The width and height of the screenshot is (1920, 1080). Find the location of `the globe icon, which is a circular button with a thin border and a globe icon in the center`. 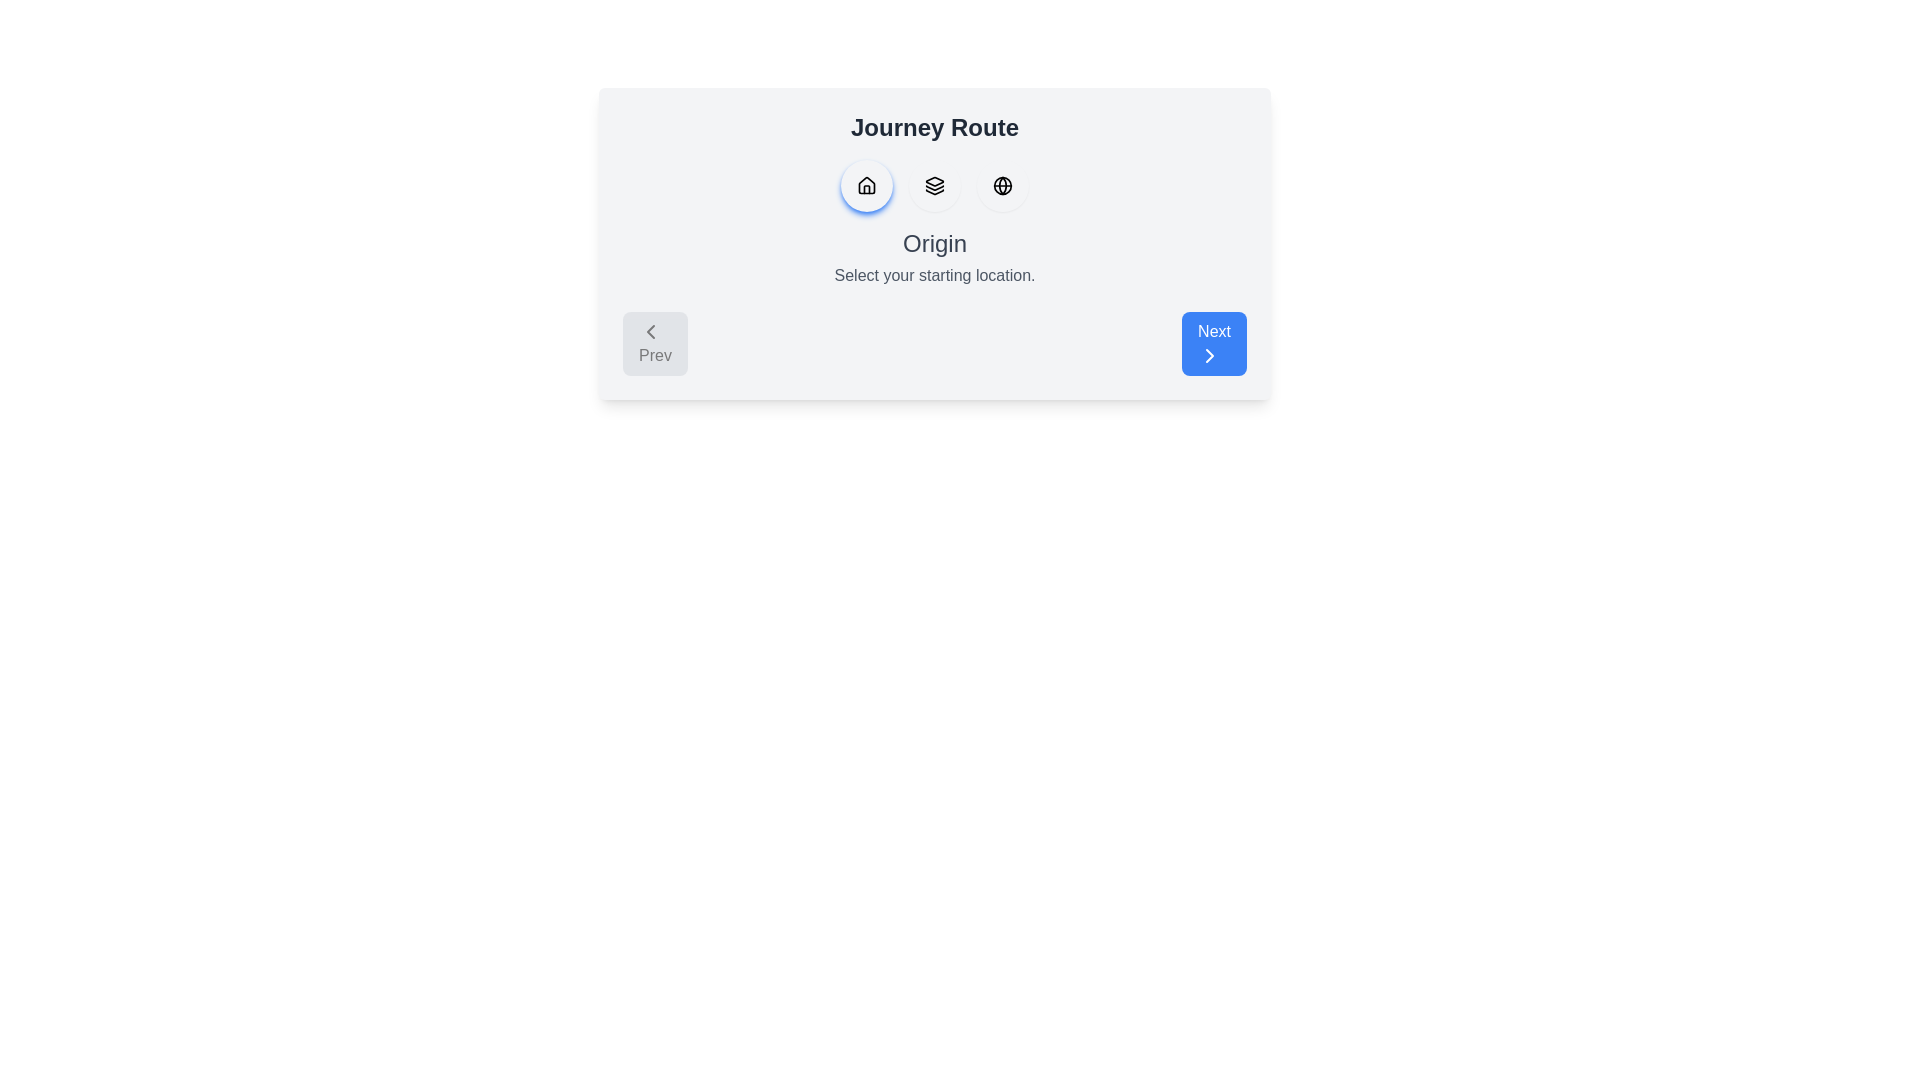

the globe icon, which is a circular button with a thin border and a globe icon in the center is located at coordinates (1003, 185).